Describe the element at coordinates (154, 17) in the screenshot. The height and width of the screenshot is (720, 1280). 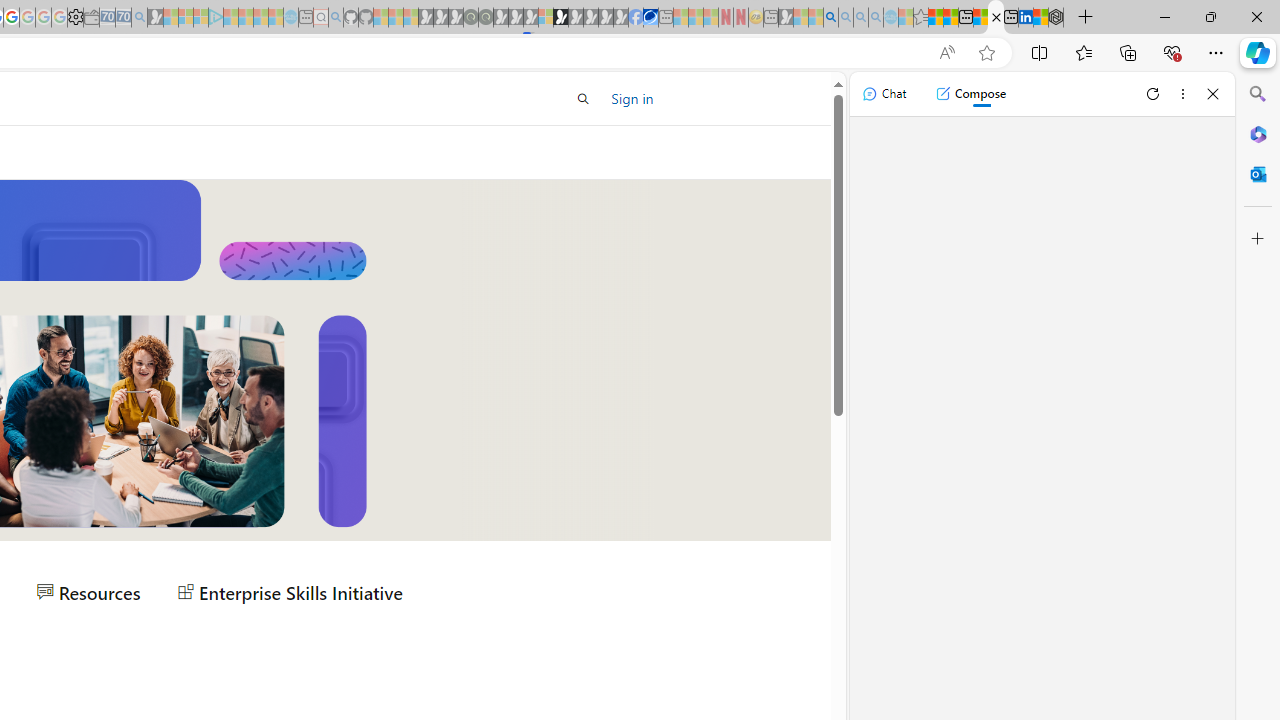
I see `'Microsoft Start Gaming - Sleeping'` at that location.